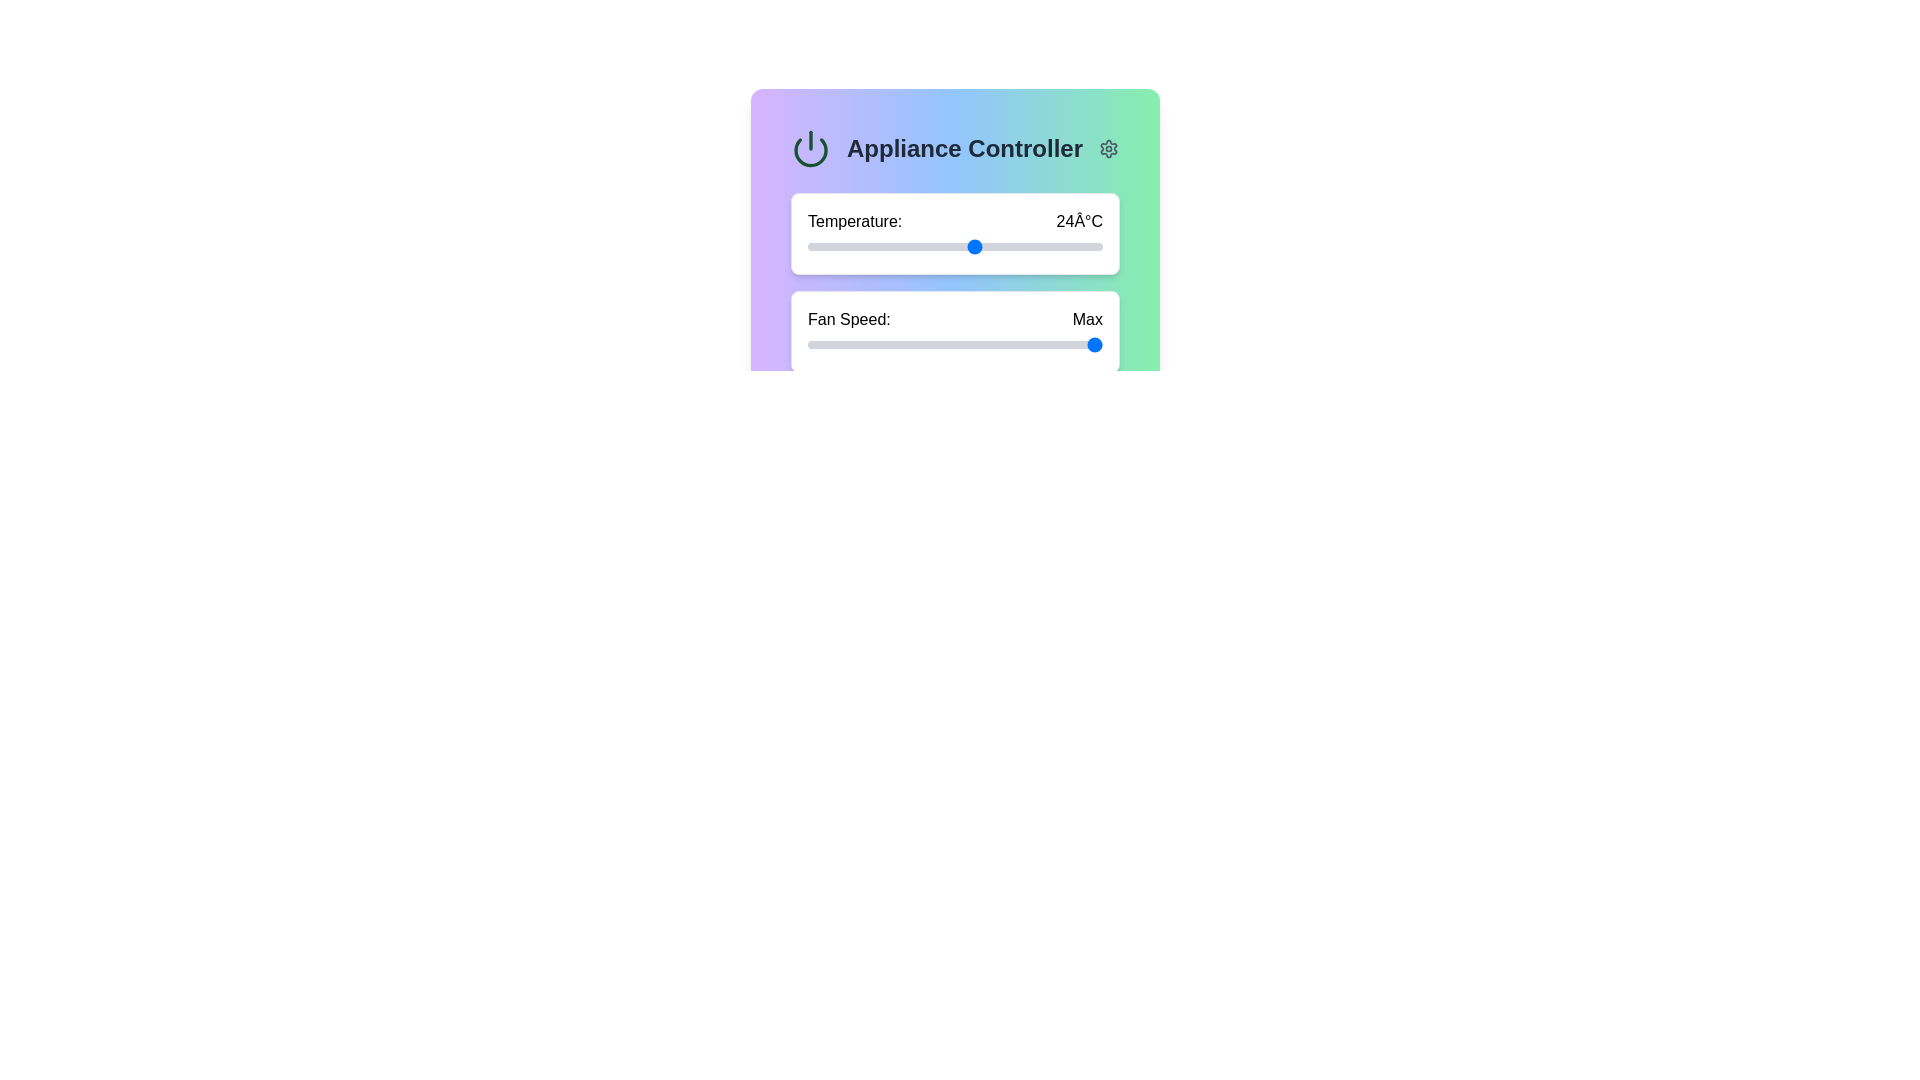  I want to click on the fan speed to 0 level, so click(807, 343).